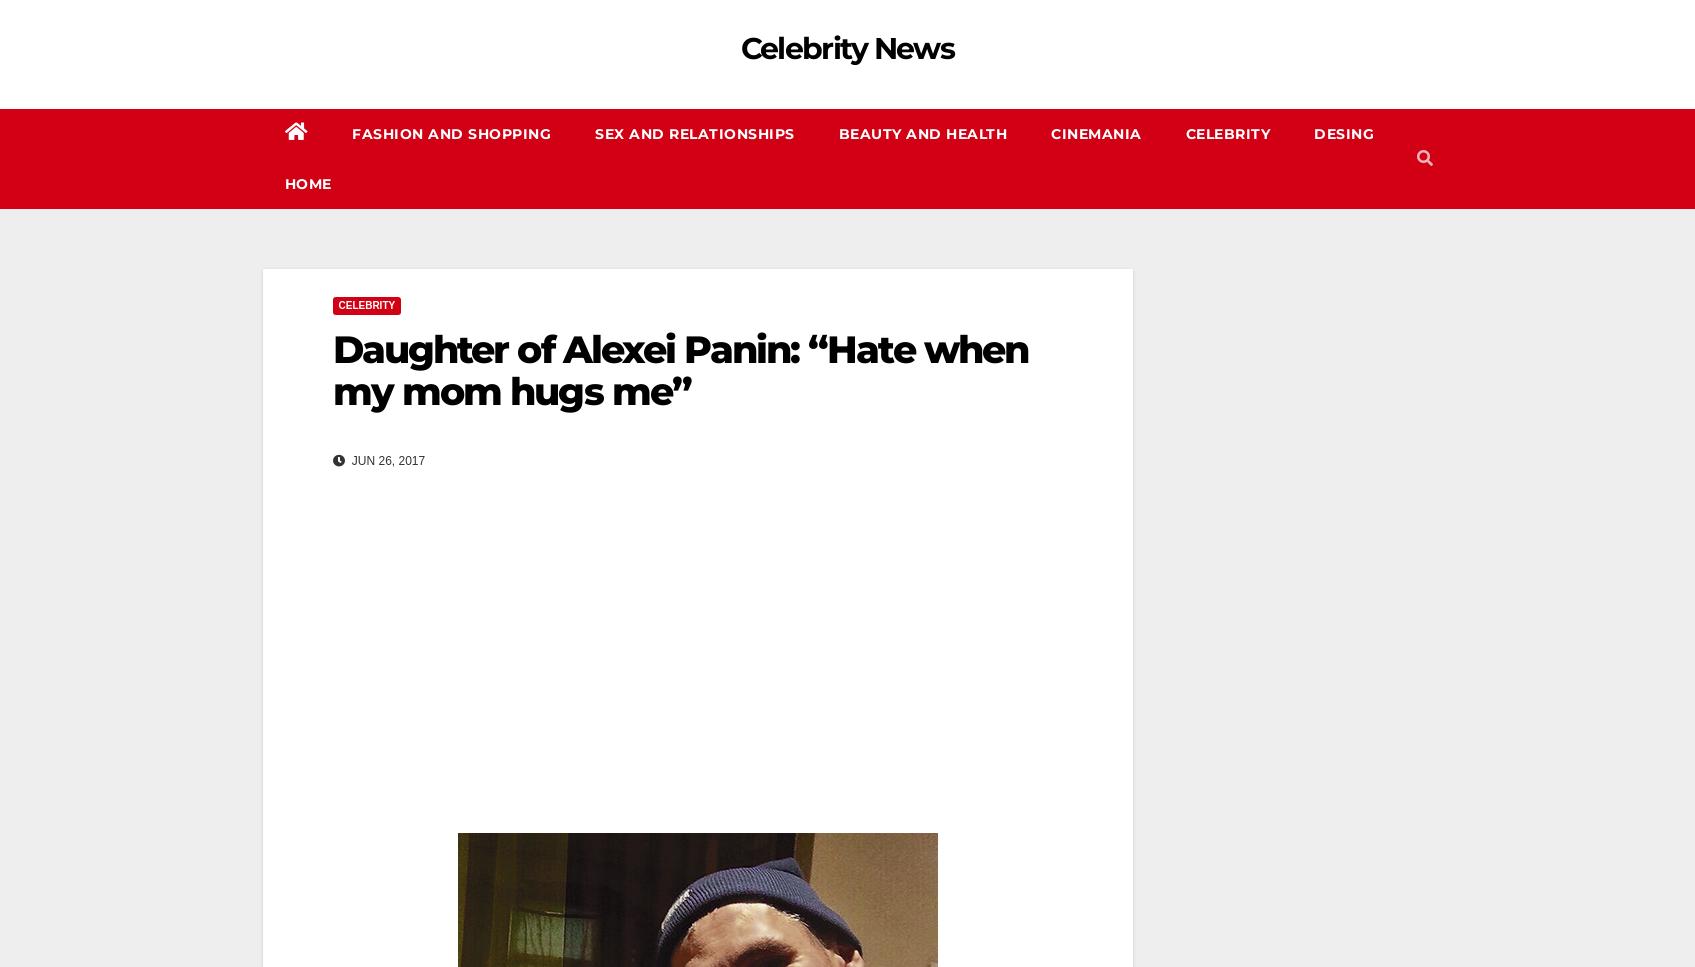 Image resolution: width=1695 pixels, height=967 pixels. I want to click on 'Home', so click(307, 184).